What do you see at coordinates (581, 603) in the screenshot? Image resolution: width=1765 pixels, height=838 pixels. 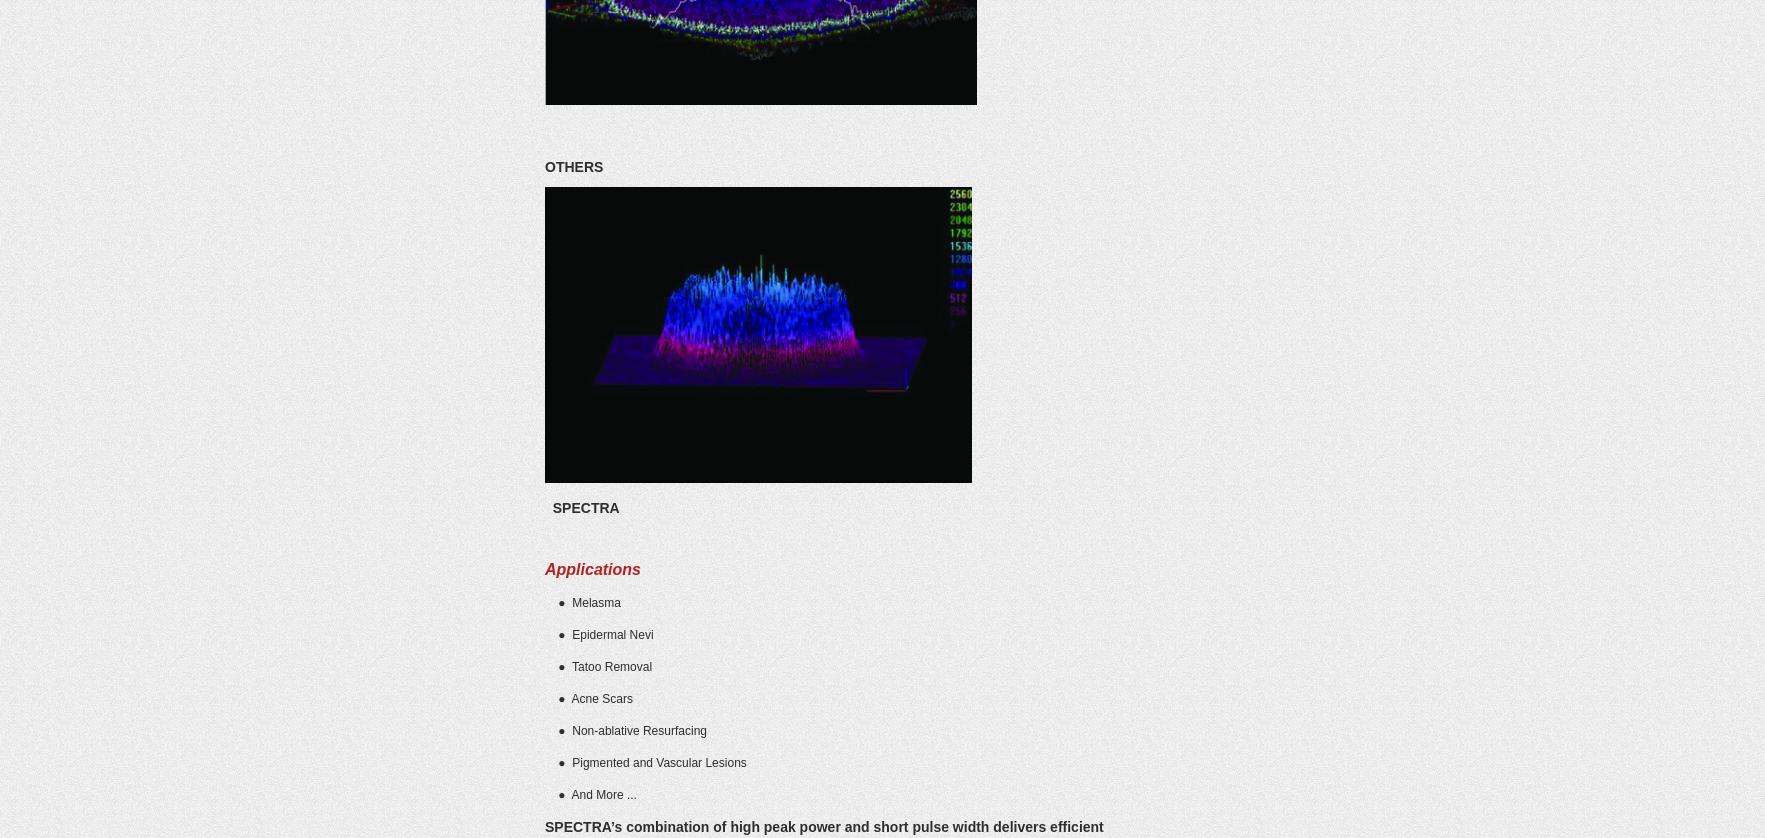 I see `'●  Melasma'` at bounding box center [581, 603].